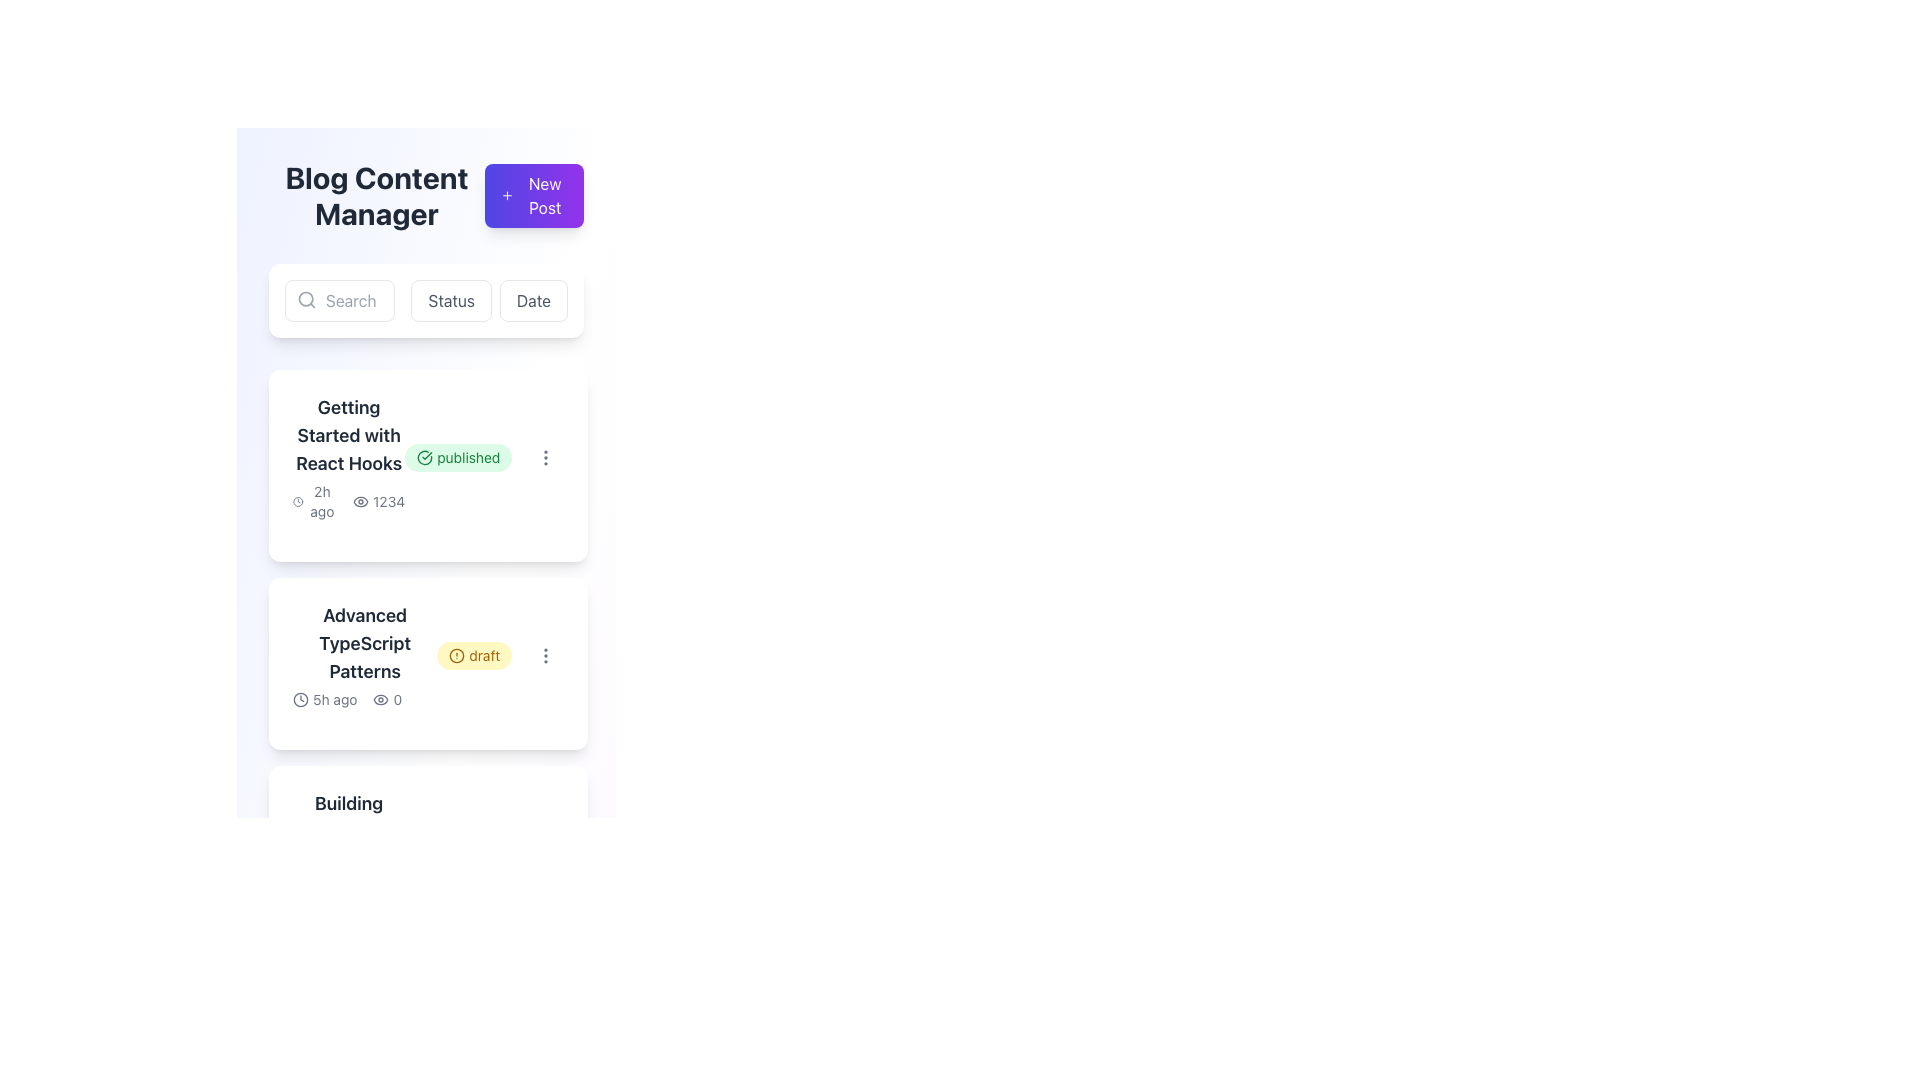 The height and width of the screenshot is (1080, 1920). Describe the element at coordinates (300, 698) in the screenshot. I see `the time attribute icon located next to the text '5h ago' at the bottom-left corner of the card labeled 'Advanced TypeScript Patterns'` at that location.